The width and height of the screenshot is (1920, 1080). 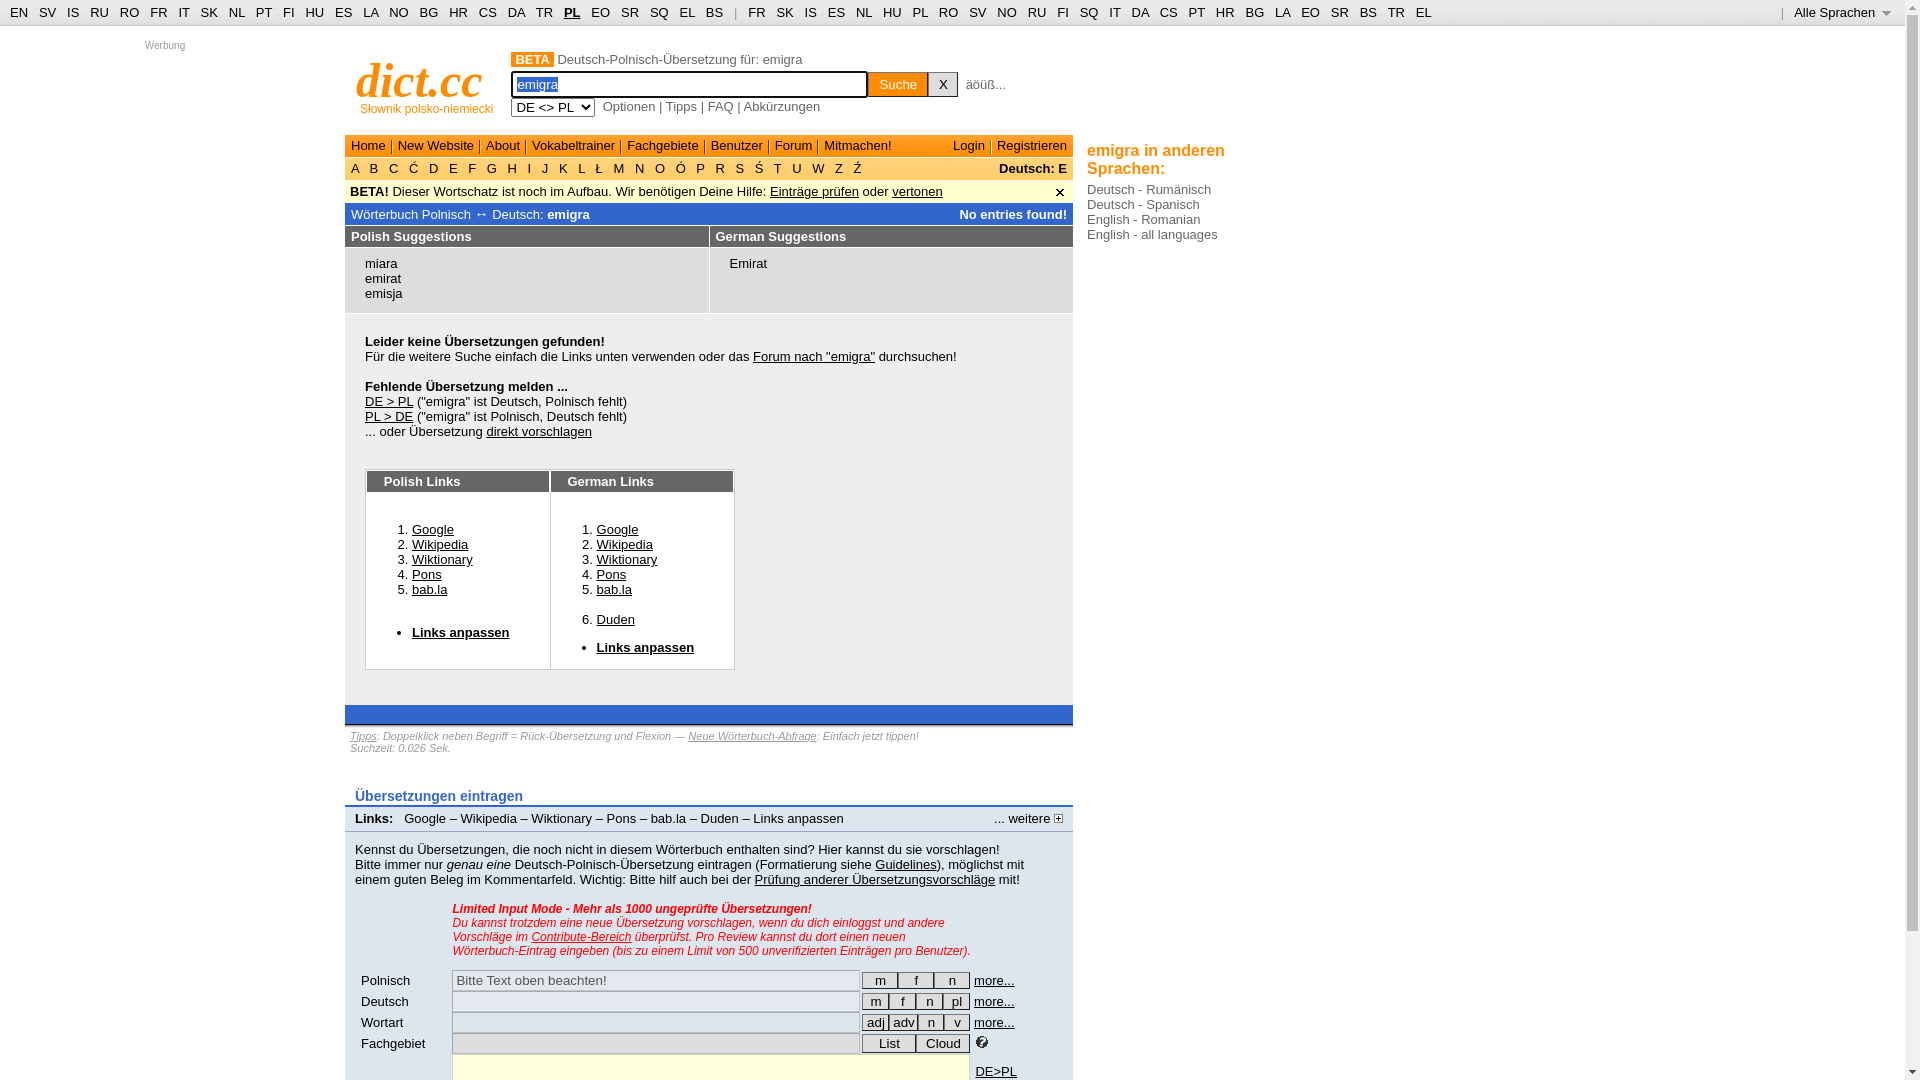 I want to click on 'adj', so click(x=875, y=1022).